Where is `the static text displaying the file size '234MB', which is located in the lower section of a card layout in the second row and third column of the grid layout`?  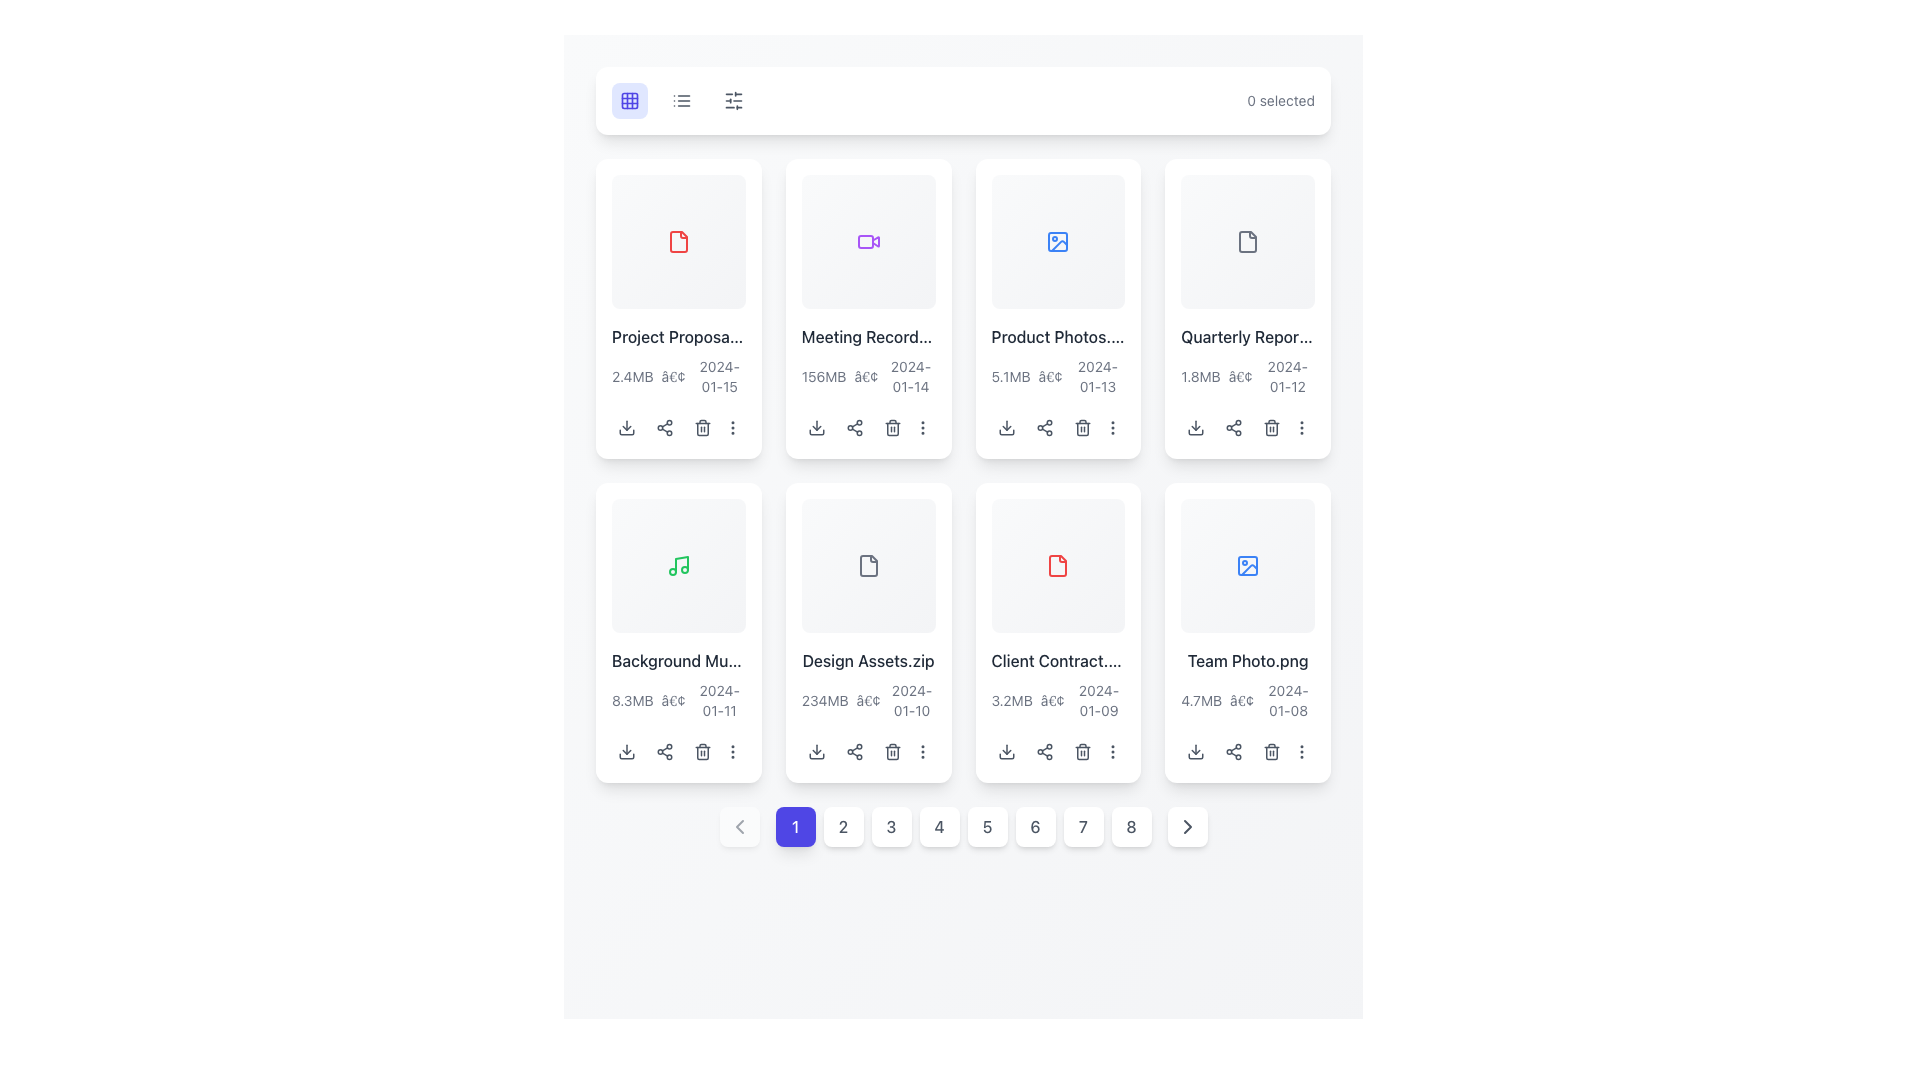
the static text displaying the file size '234MB', which is located in the lower section of a card layout in the second row and third column of the grid layout is located at coordinates (825, 699).